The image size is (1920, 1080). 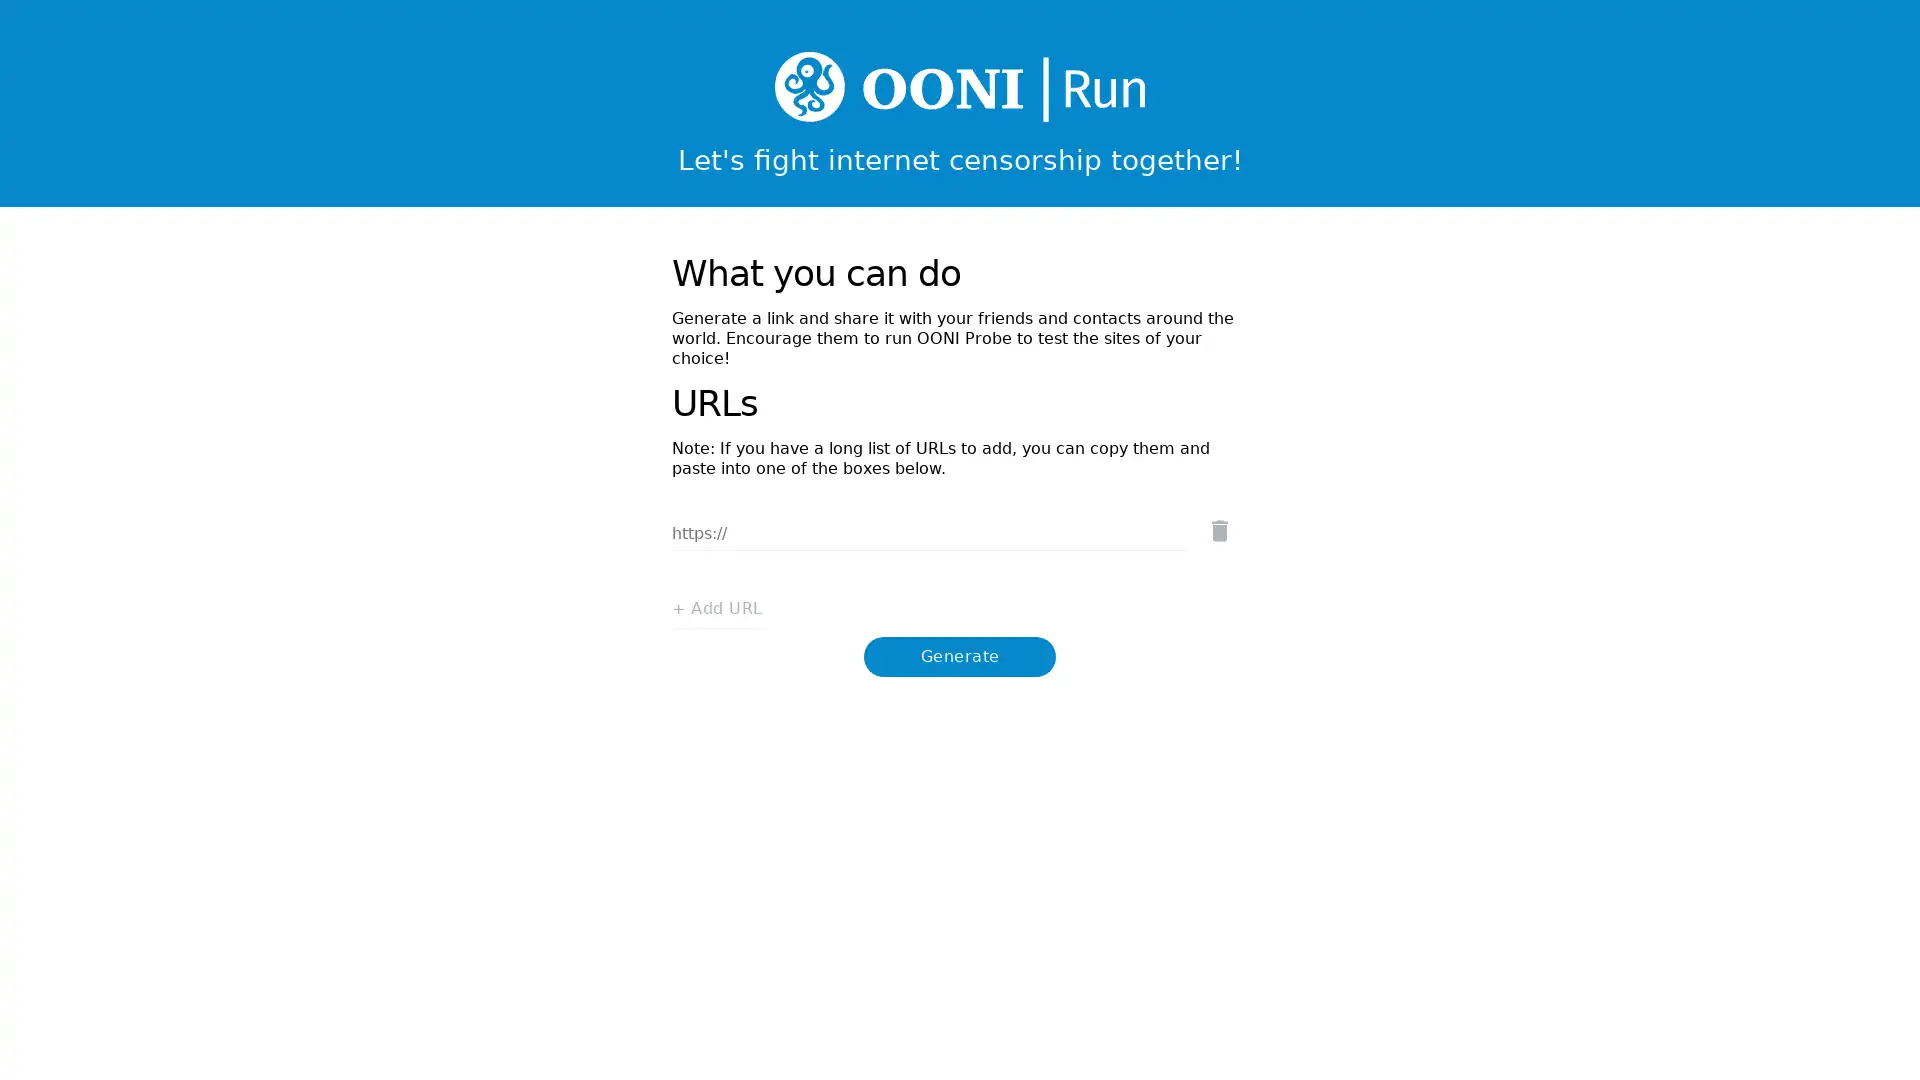 I want to click on Generate, so click(x=960, y=636).